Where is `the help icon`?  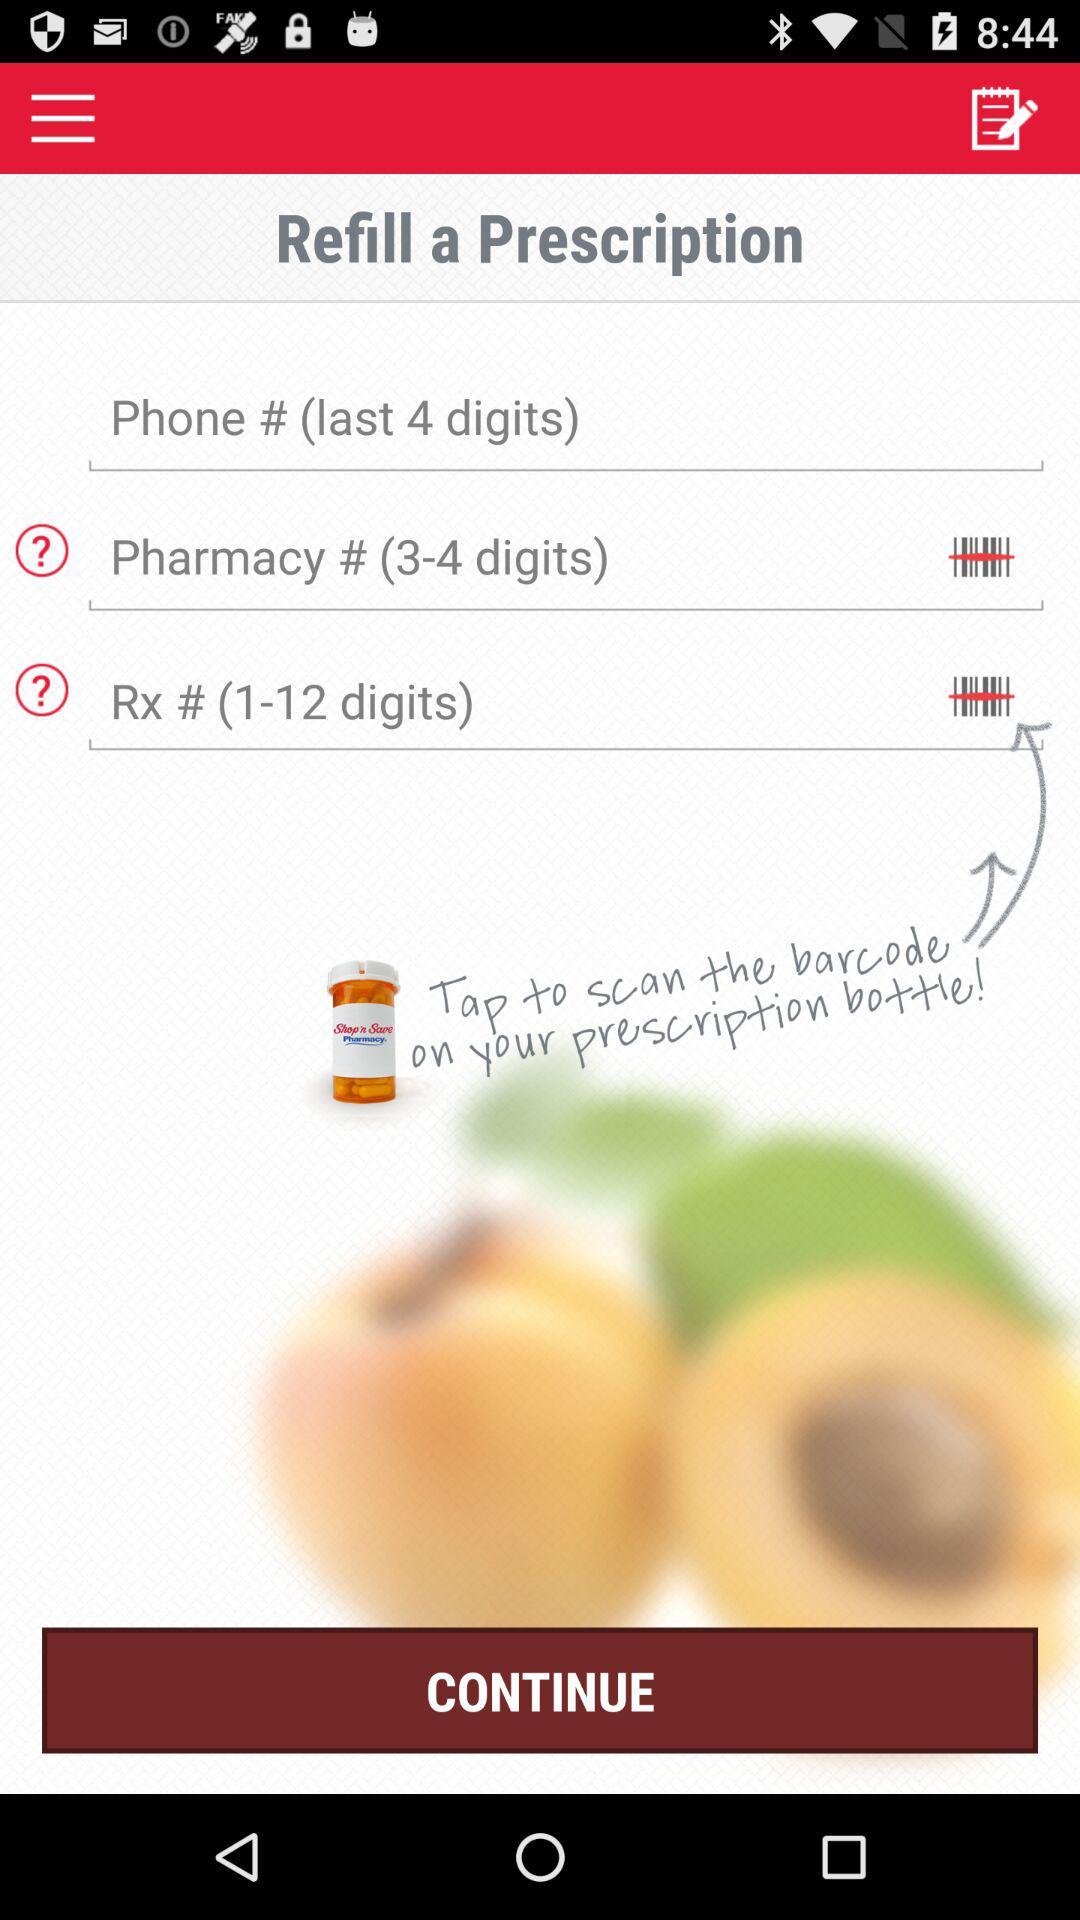 the help icon is located at coordinates (42, 730).